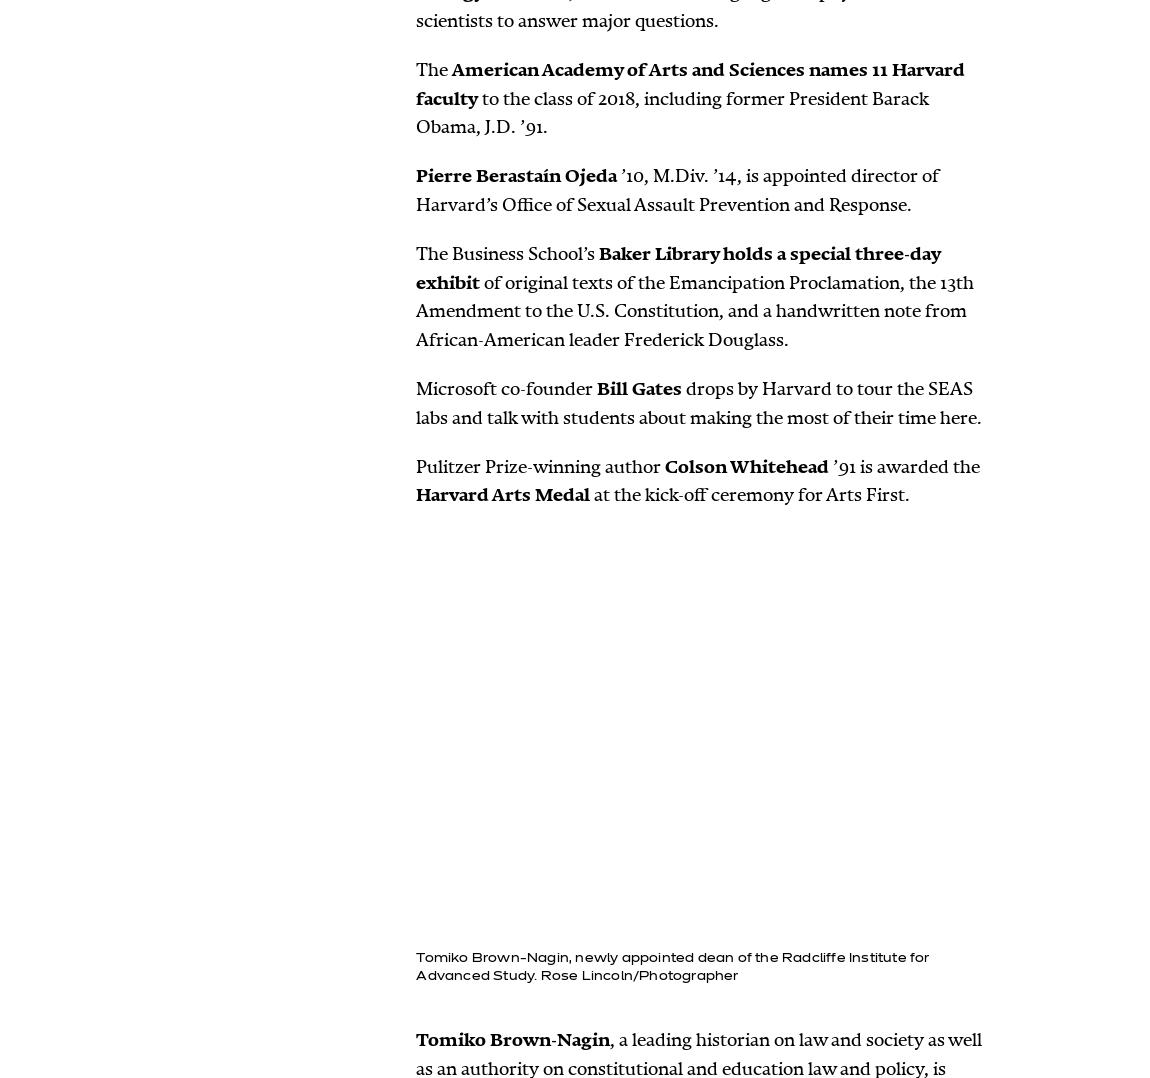  Describe the element at coordinates (415, 189) in the screenshot. I see `'’10, M.Div. ’14, is appointed director of Harvard’s Office of Sexual Assault Prevention and Response.'` at that location.